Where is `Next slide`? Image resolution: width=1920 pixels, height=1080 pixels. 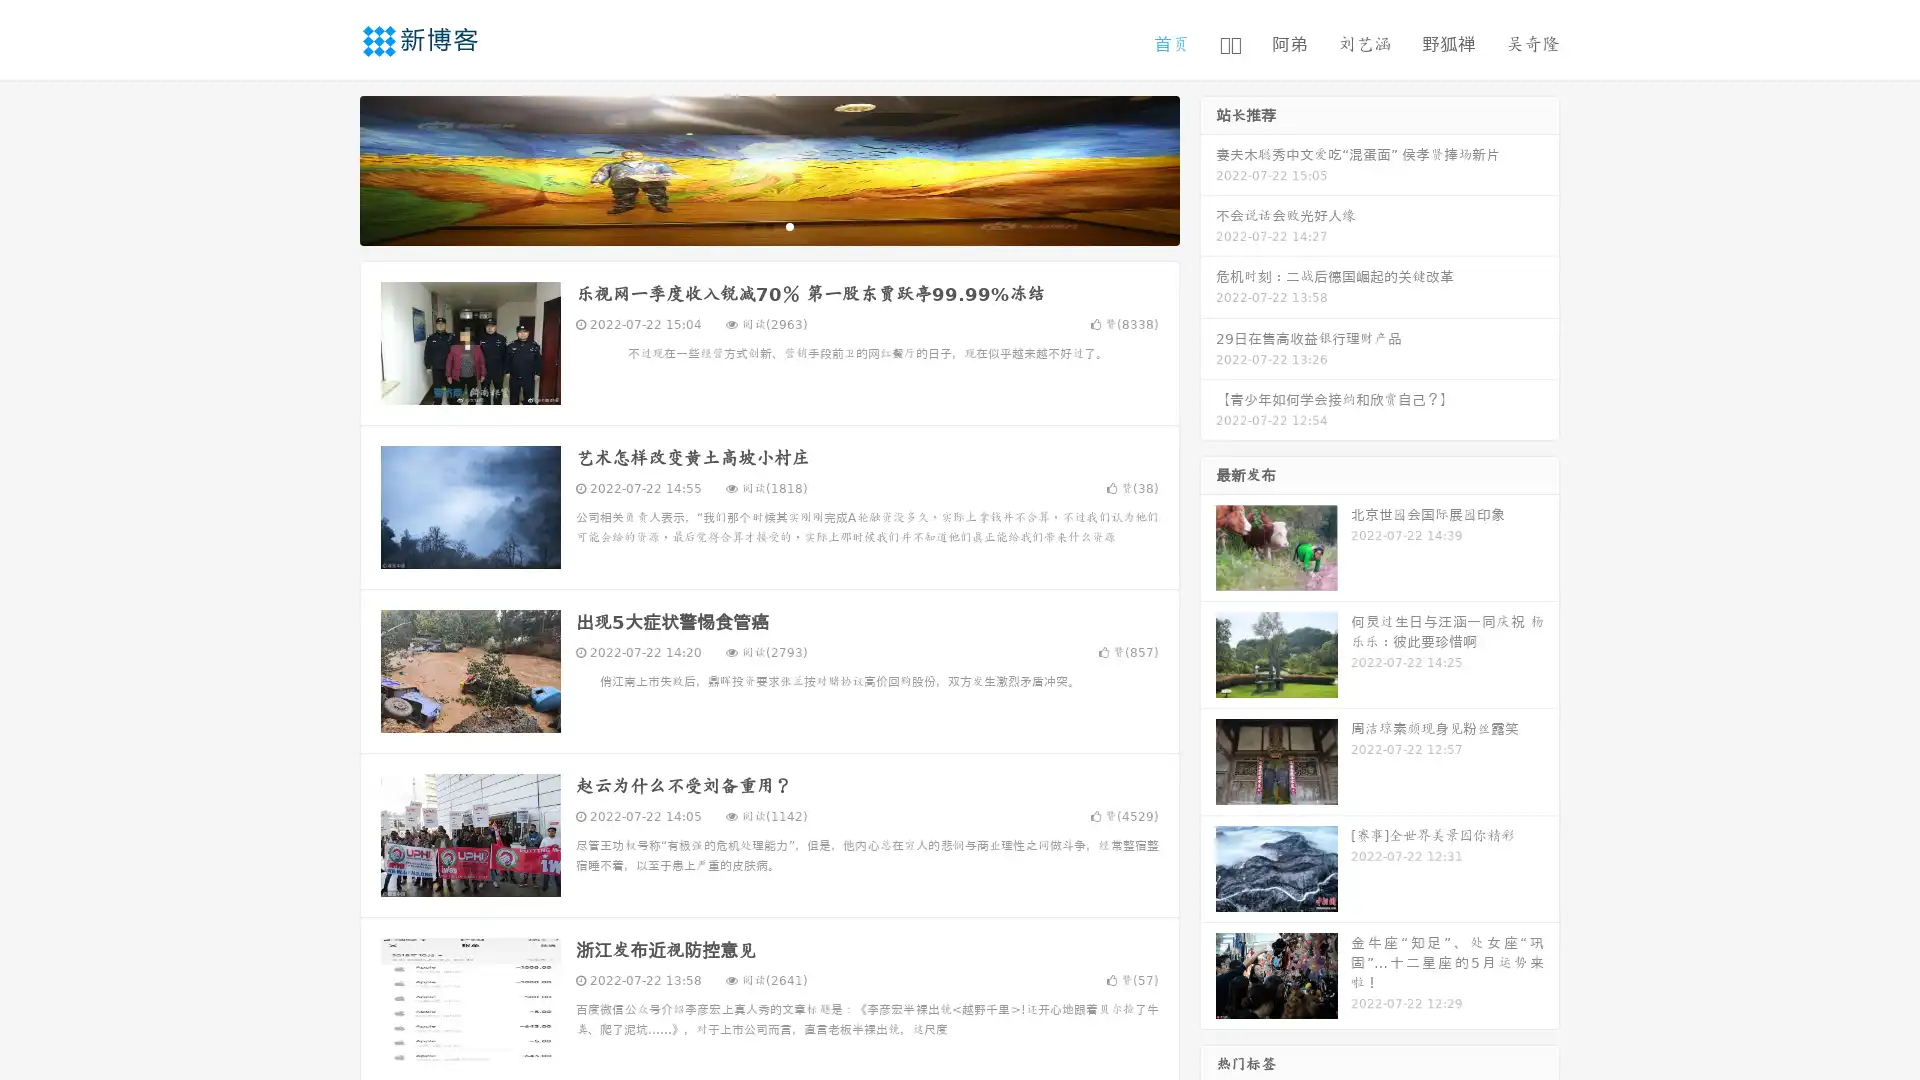
Next slide is located at coordinates (1208, 168).